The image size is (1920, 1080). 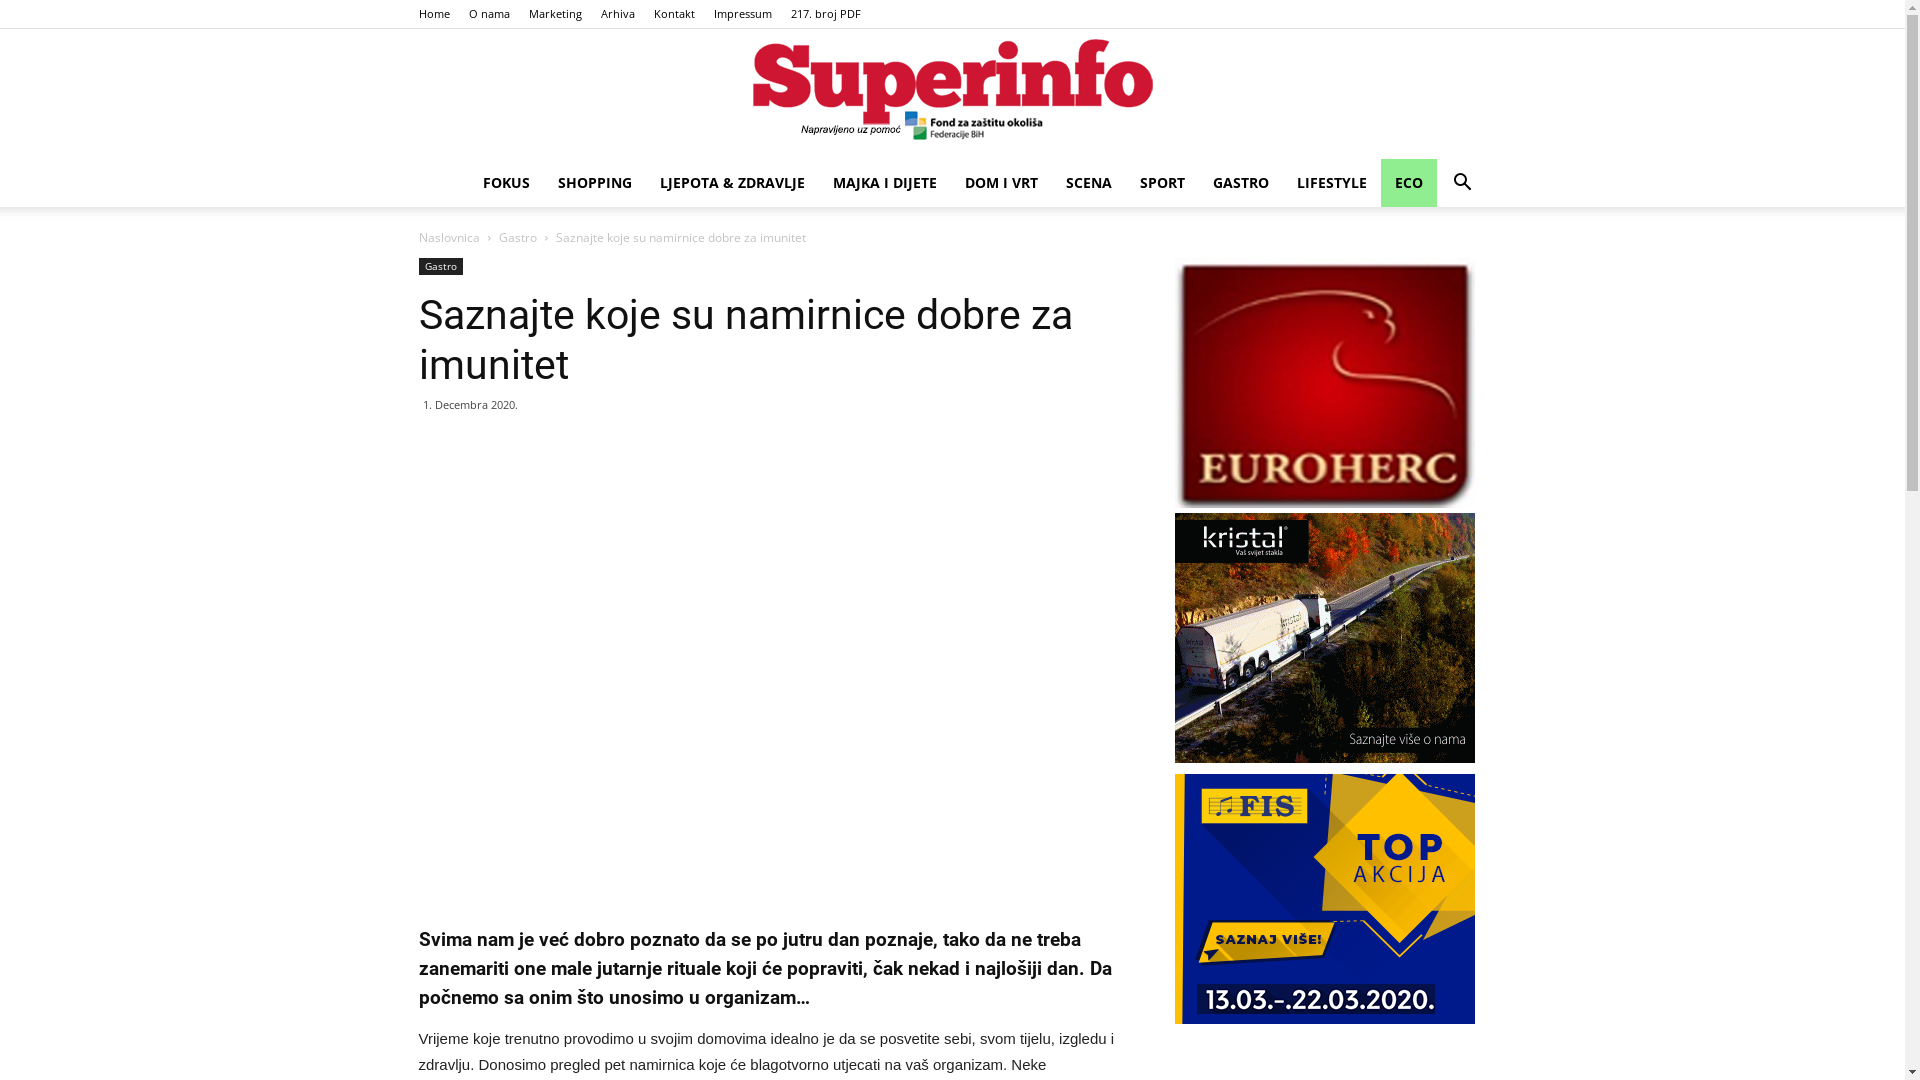 I want to click on 'Marketing', so click(x=554, y=13).